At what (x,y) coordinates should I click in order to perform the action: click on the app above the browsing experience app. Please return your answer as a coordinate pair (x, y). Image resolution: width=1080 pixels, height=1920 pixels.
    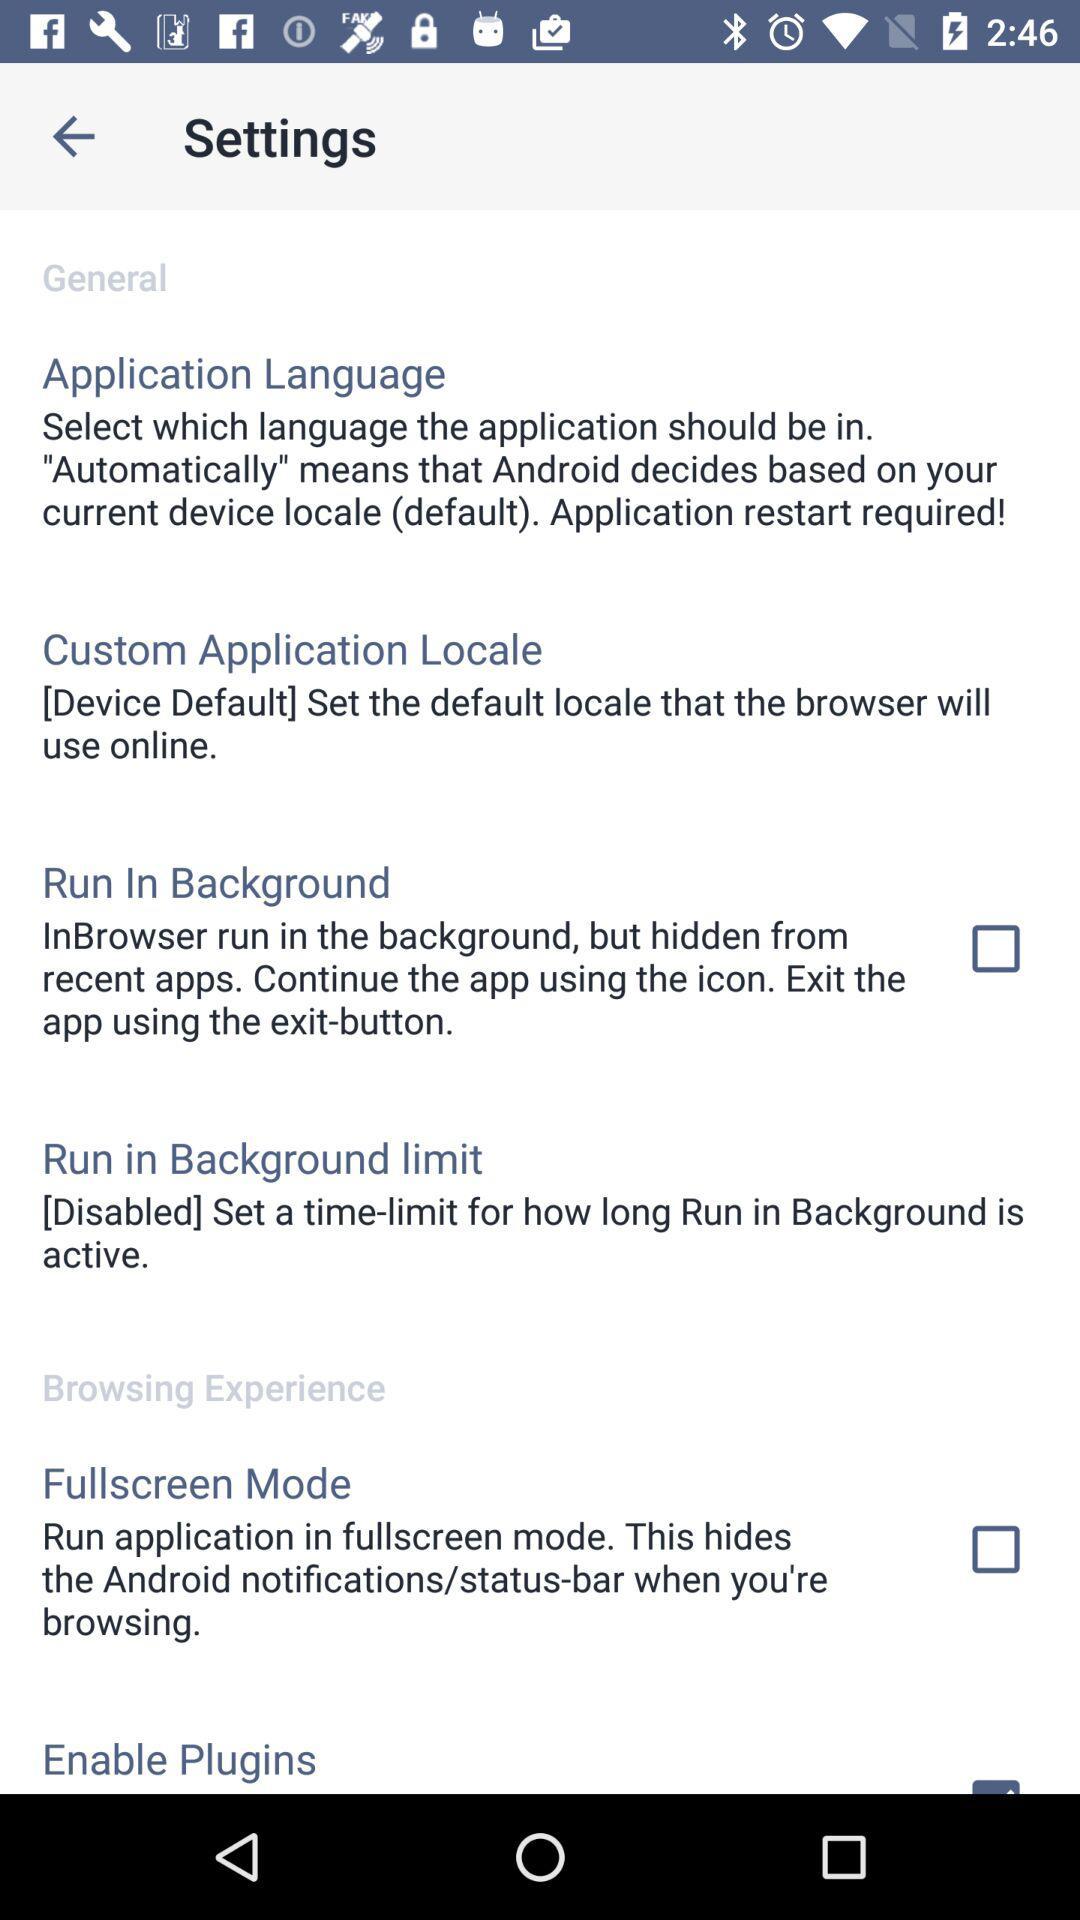
    Looking at the image, I should click on (540, 1230).